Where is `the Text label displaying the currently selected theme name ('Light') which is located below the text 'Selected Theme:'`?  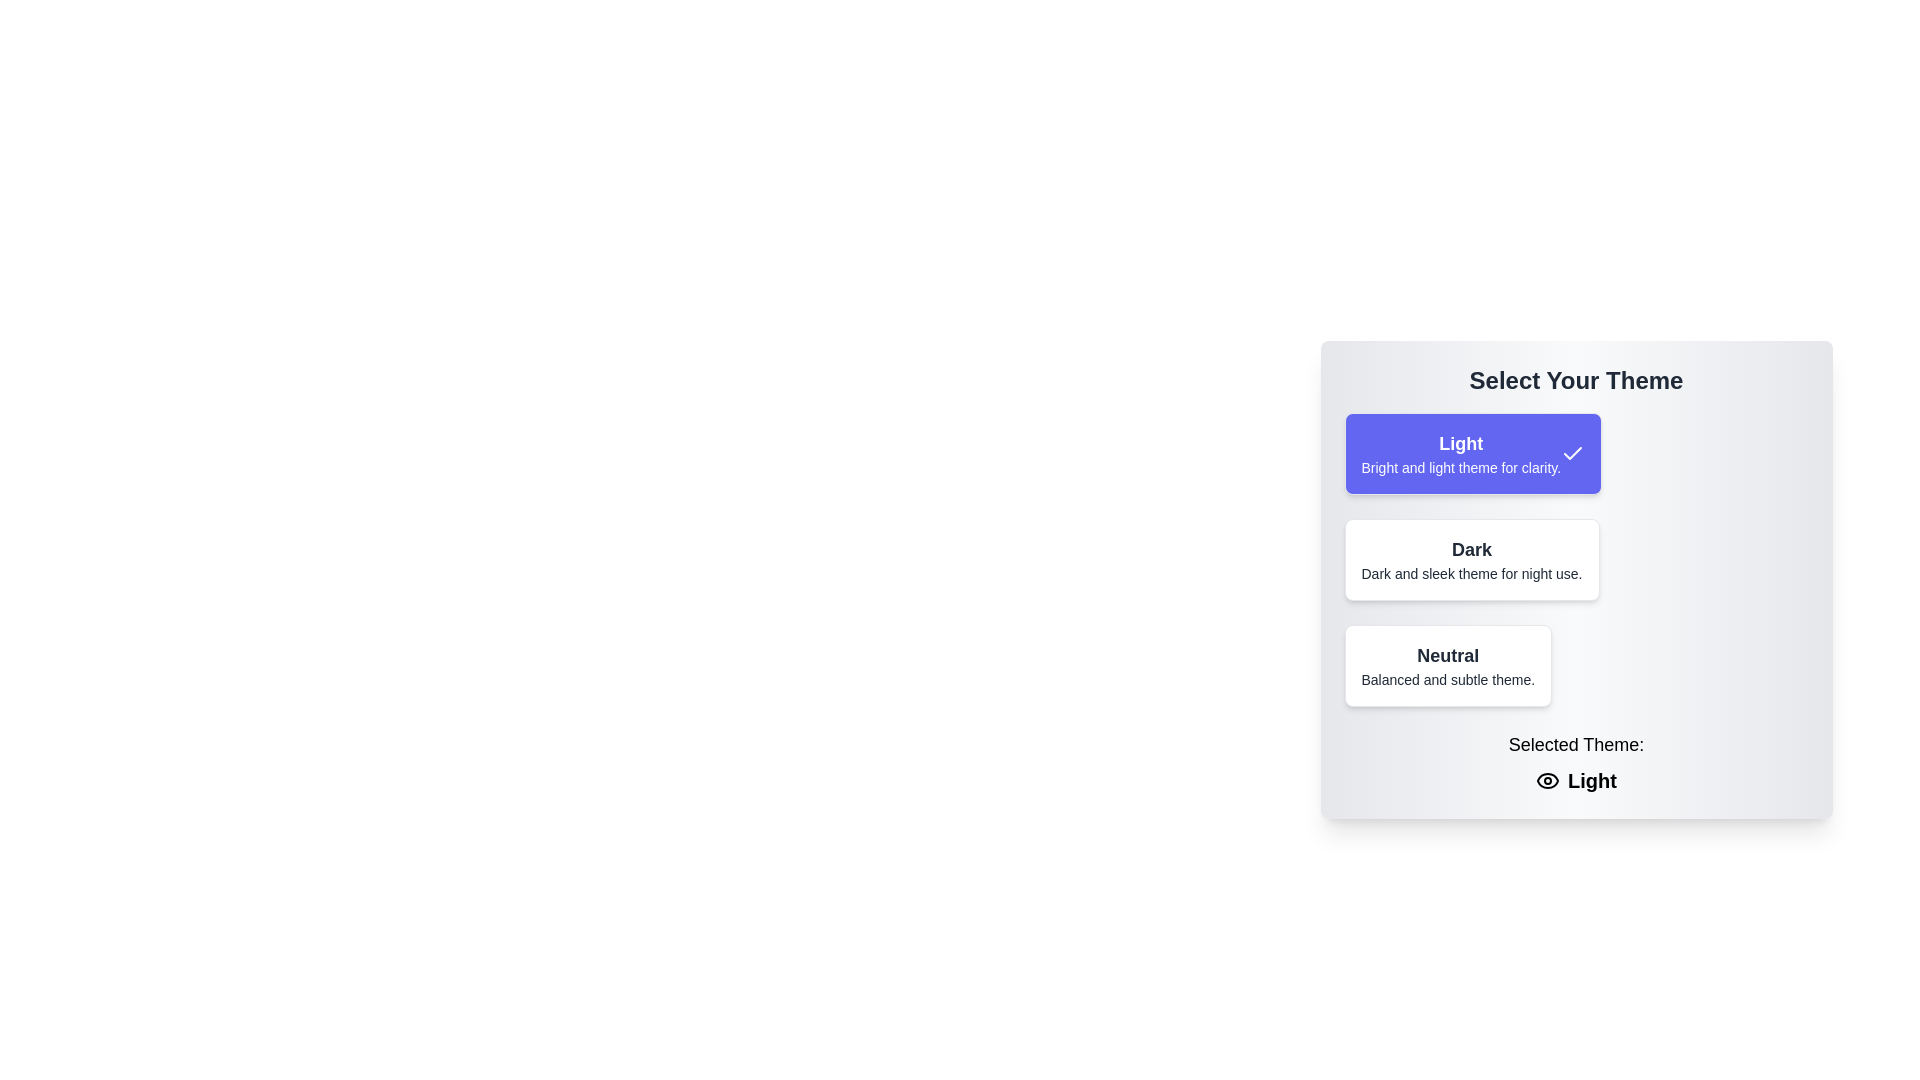 the Text label displaying the currently selected theme name ('Light') which is located below the text 'Selected Theme:' is located at coordinates (1575, 779).